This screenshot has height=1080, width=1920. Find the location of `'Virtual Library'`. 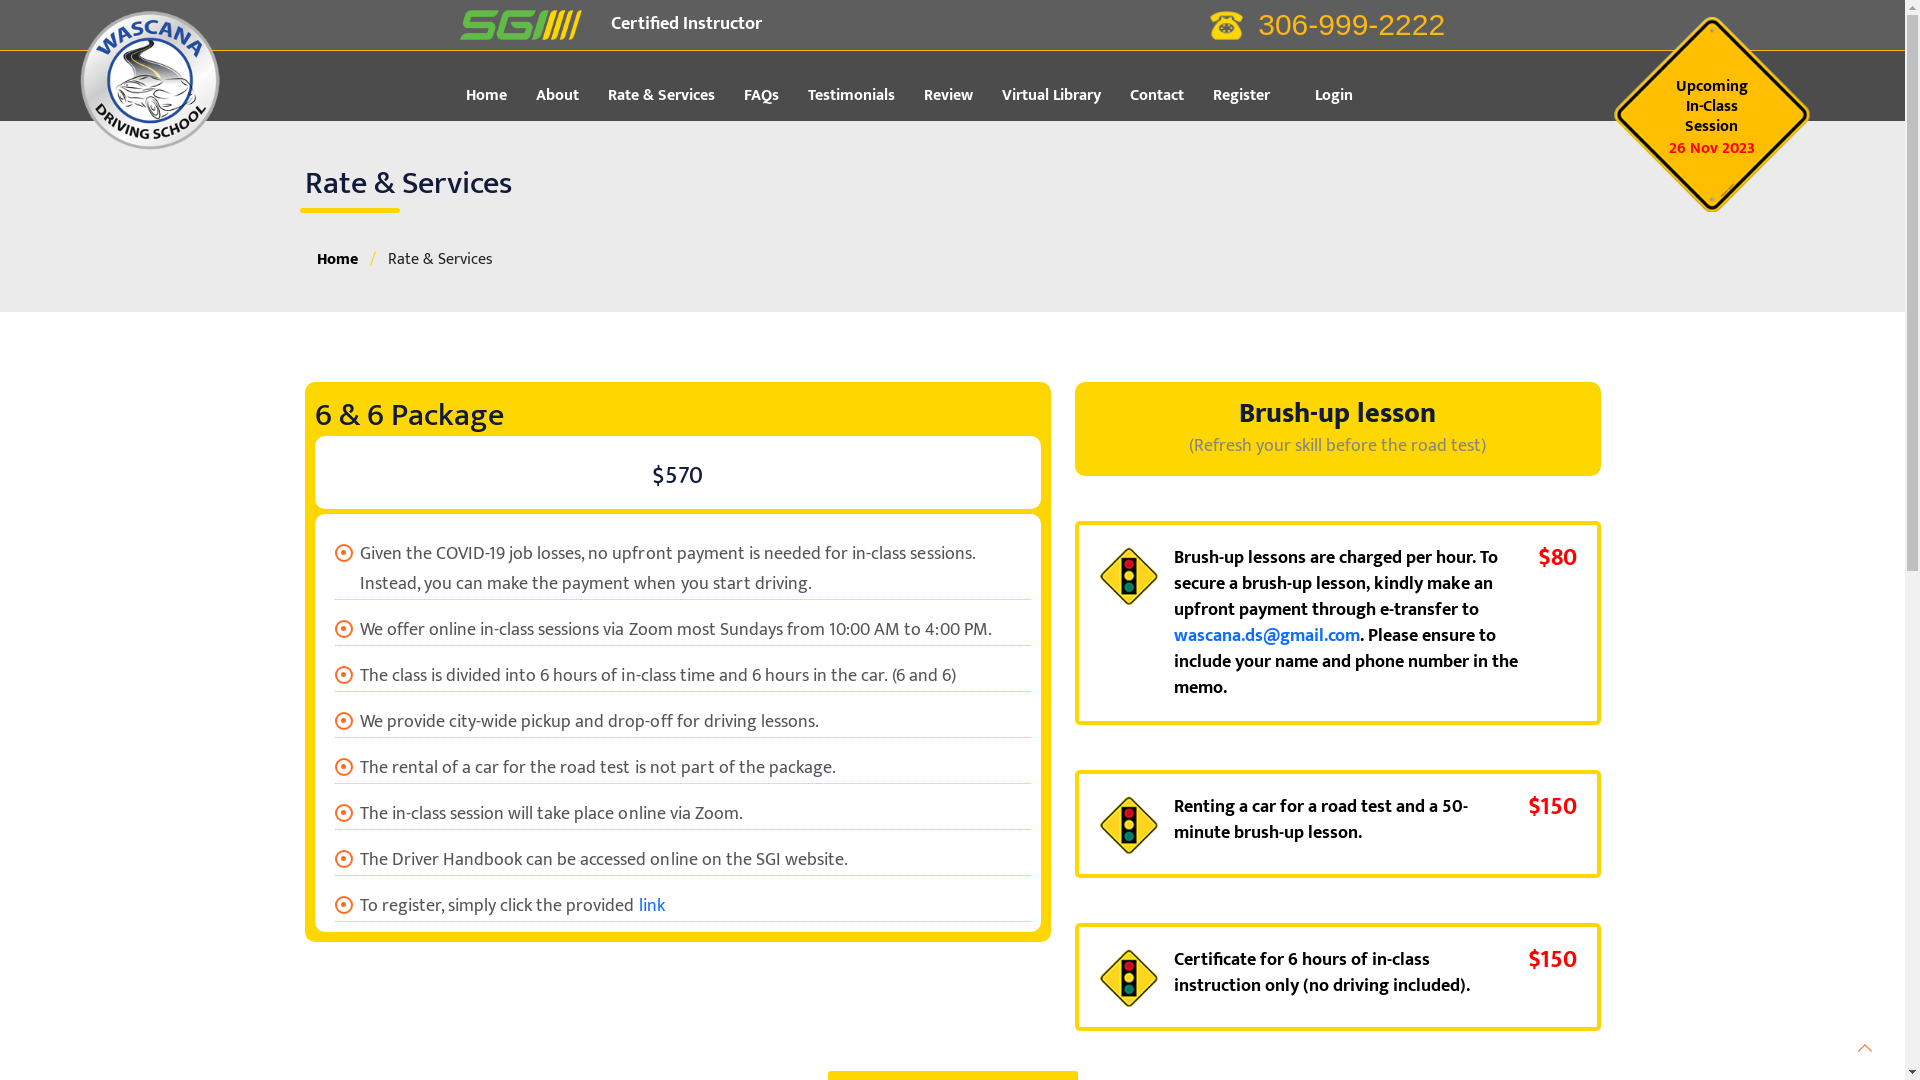

'Virtual Library' is located at coordinates (1063, 96).